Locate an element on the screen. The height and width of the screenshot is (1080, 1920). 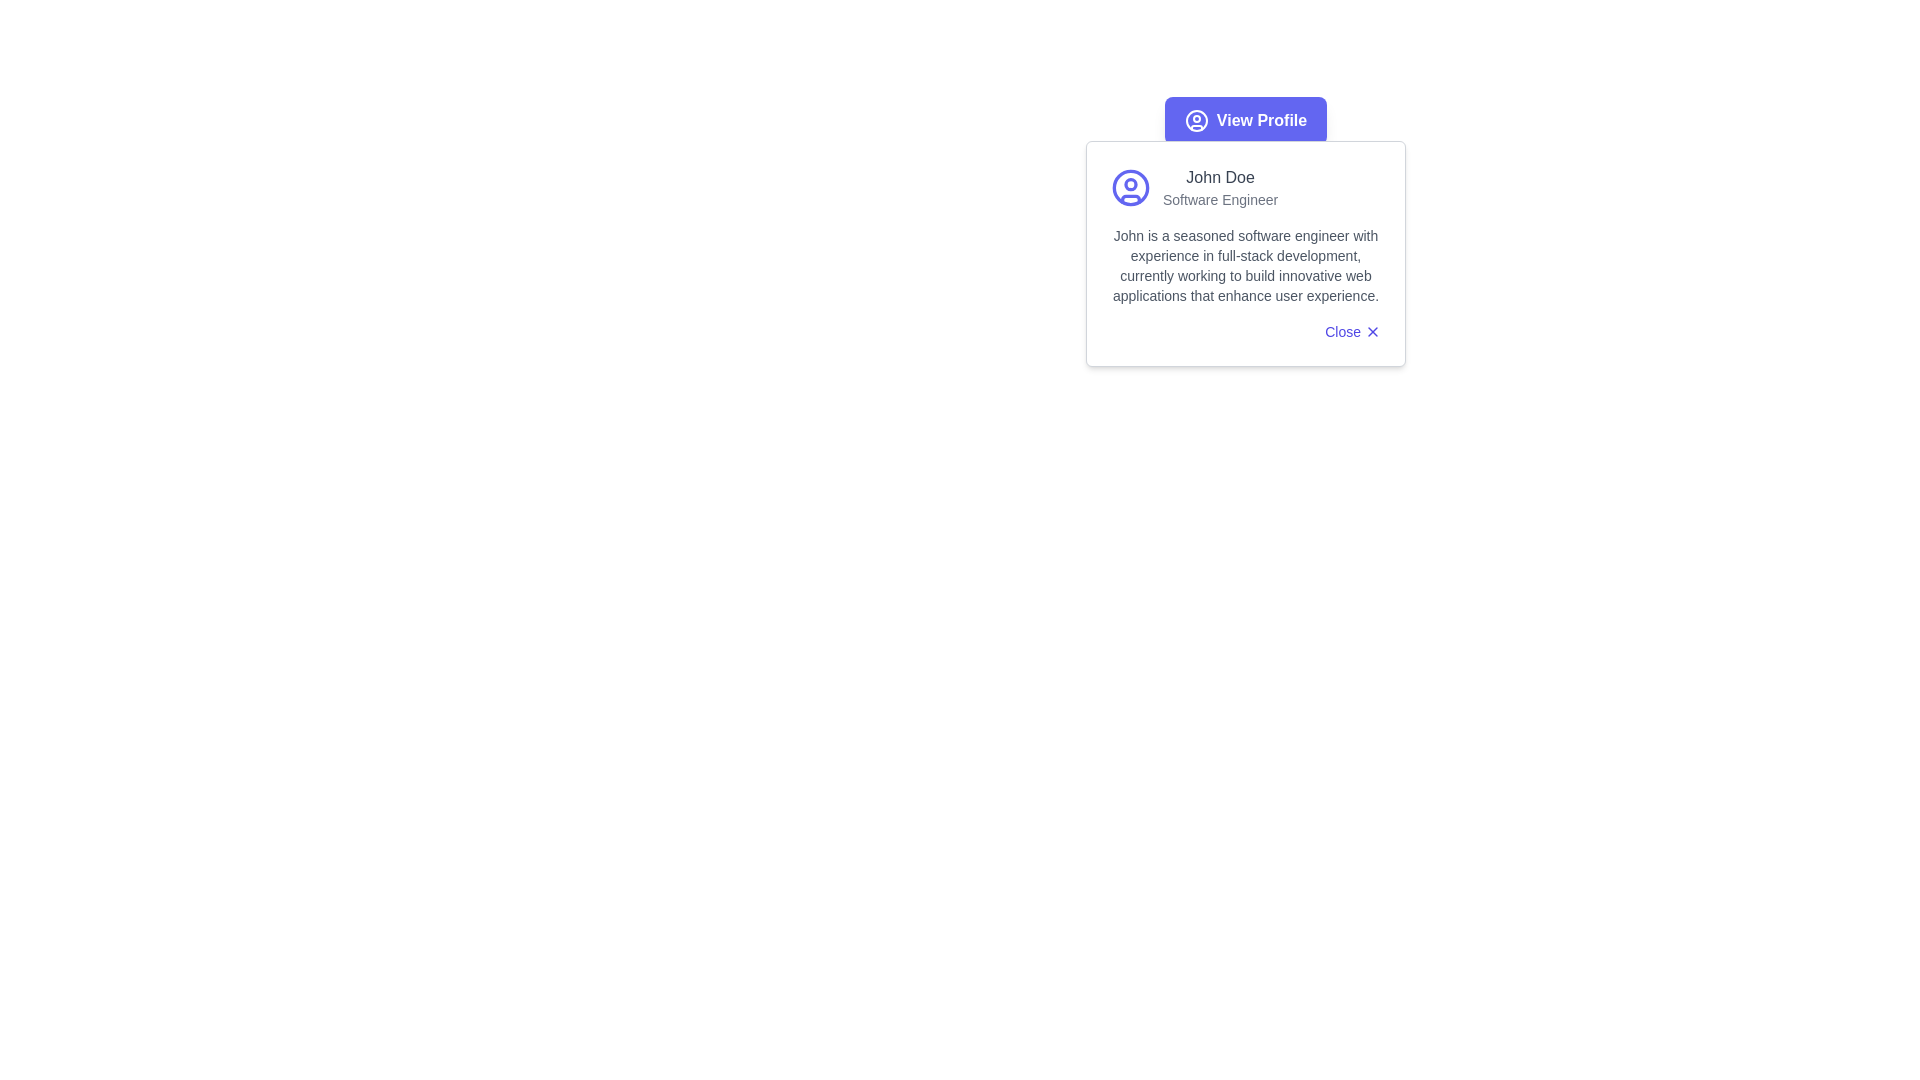
the Text Label displaying 'John Doe', which is styled in gray and slightly bold, located above the subtitle 'Software Engineer' in a card layout is located at coordinates (1219, 176).